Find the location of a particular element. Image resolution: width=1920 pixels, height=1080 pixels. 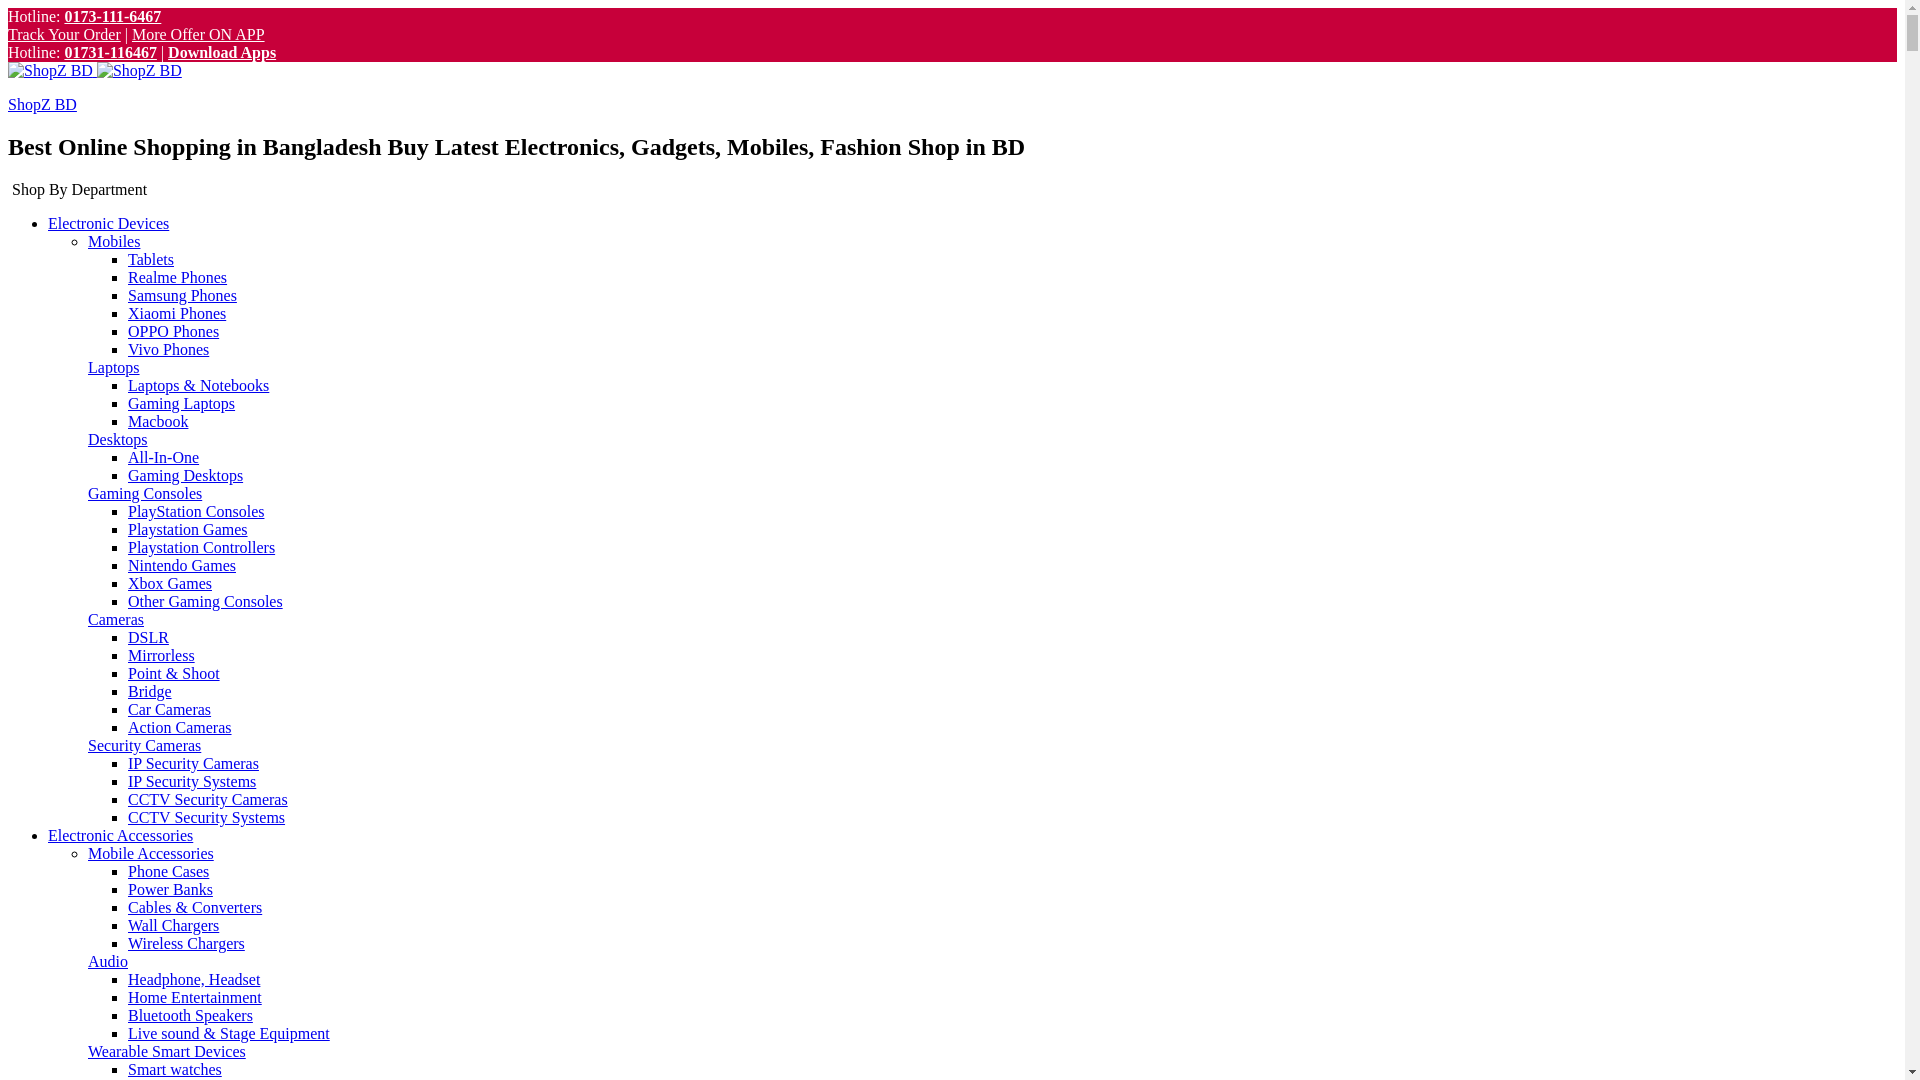

'Realme Phones' is located at coordinates (127, 277).